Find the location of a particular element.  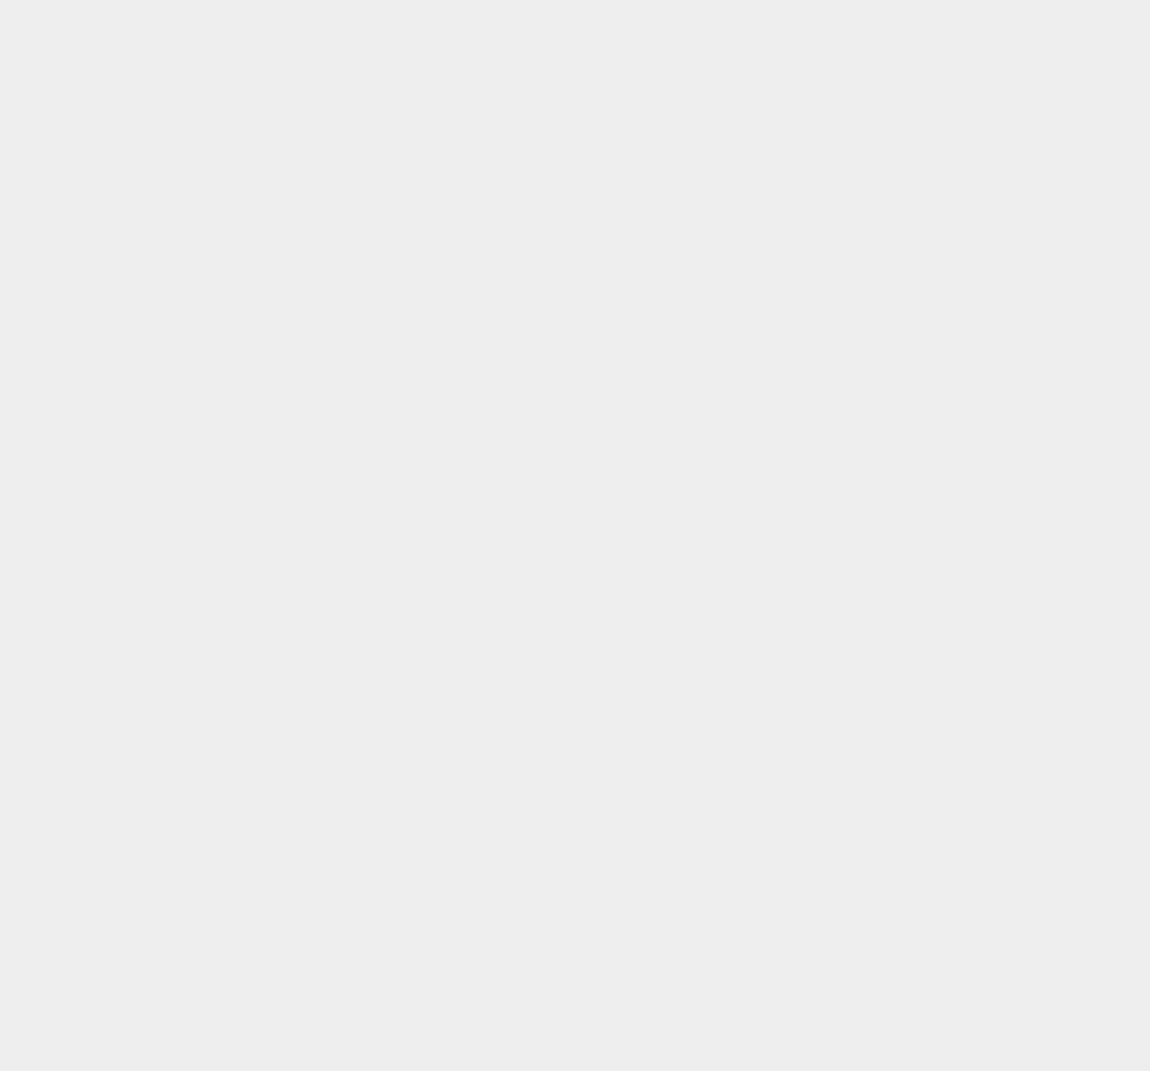

'Notebook' is located at coordinates (842, 440).